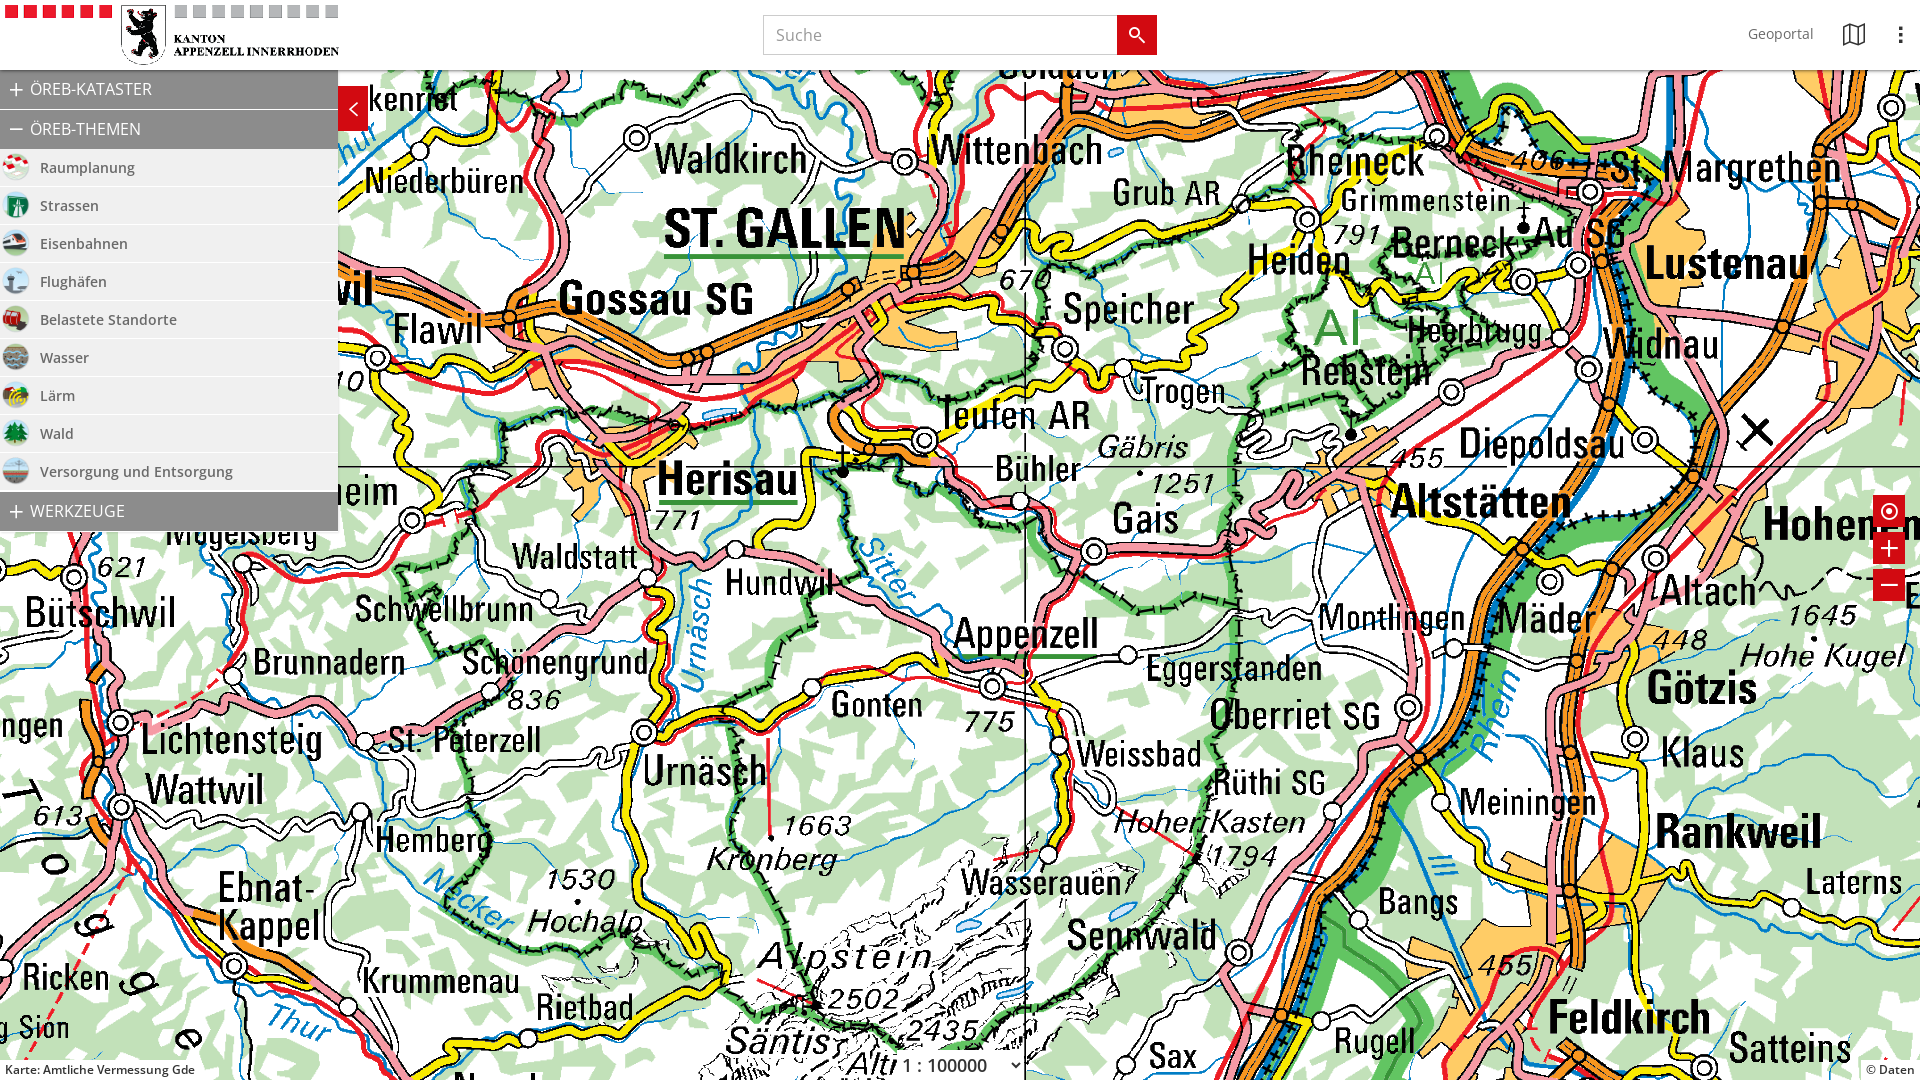  Describe the element at coordinates (1888, 585) in the screenshot. I see `'Zoom Out'` at that location.